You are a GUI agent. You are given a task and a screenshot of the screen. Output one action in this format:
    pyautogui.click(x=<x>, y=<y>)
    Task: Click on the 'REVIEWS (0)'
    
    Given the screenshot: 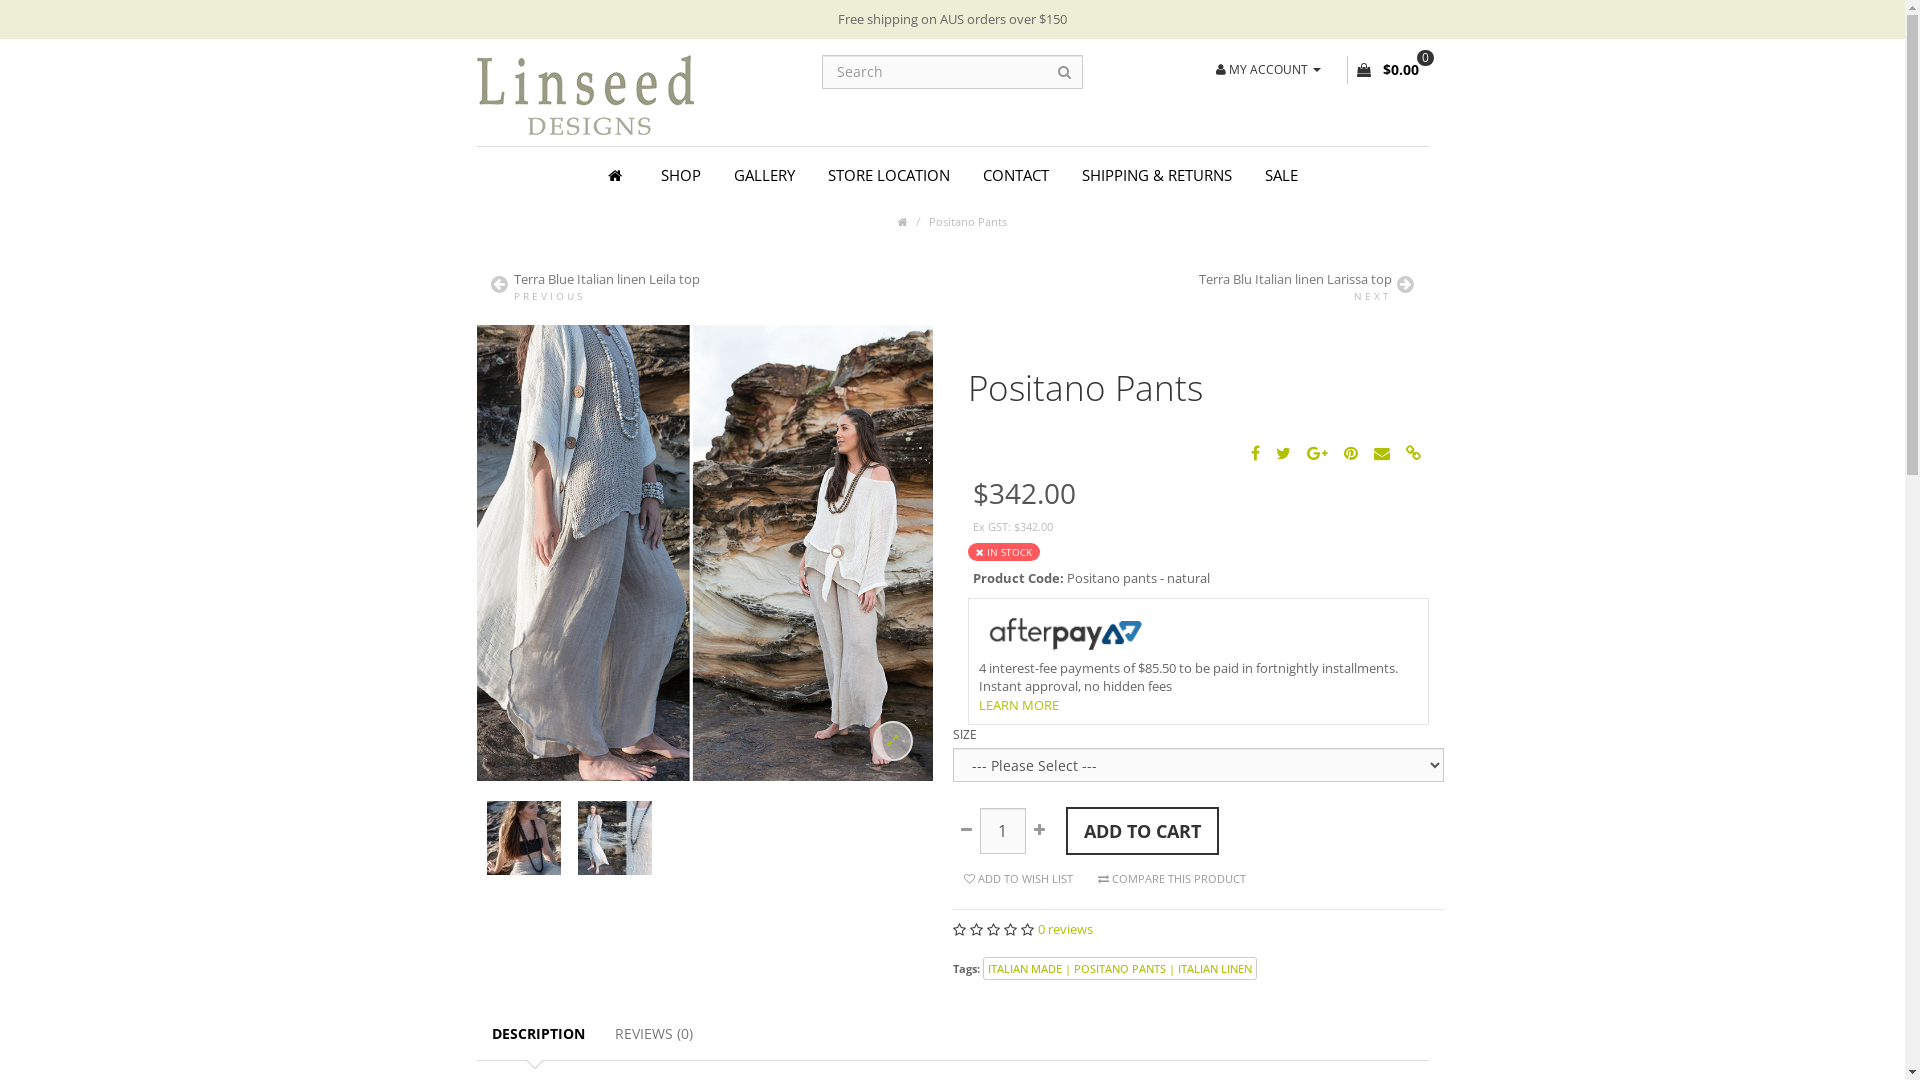 What is the action you would take?
    pyautogui.click(x=653, y=1033)
    